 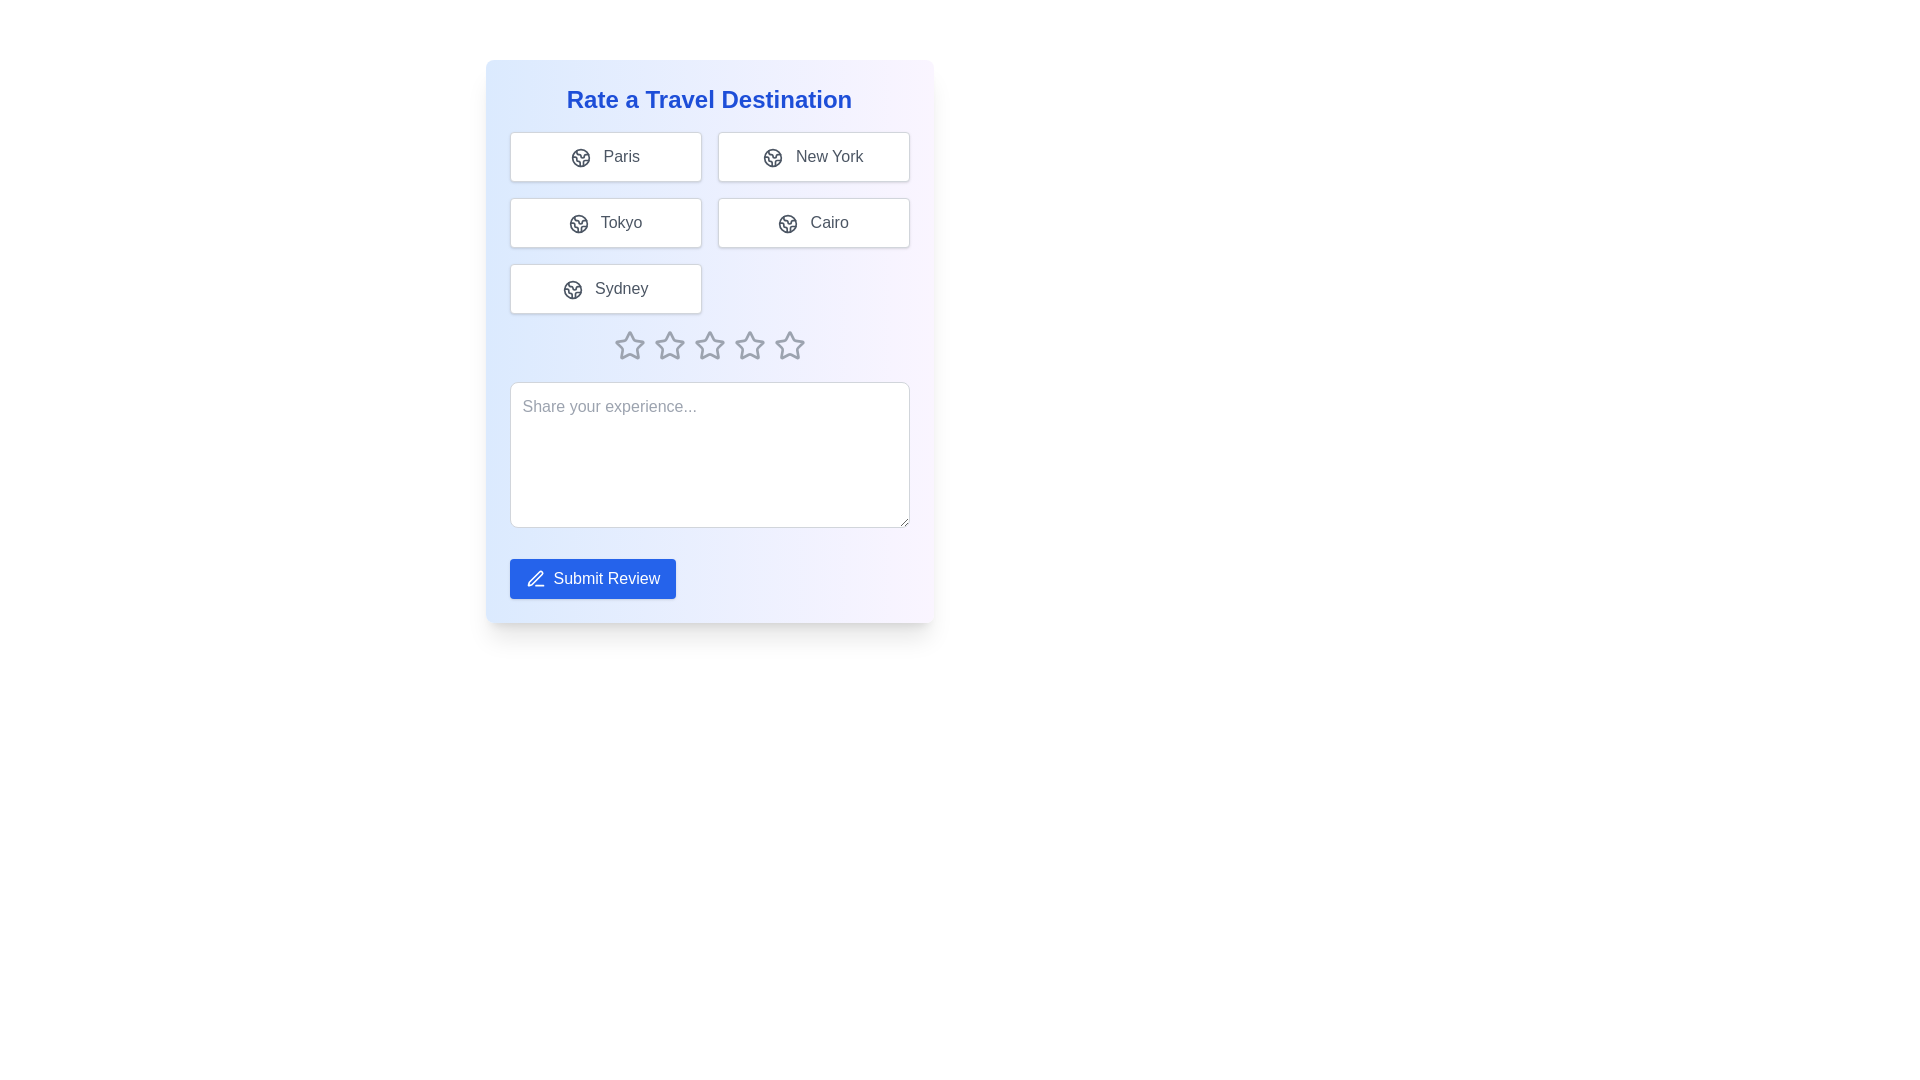 What do you see at coordinates (772, 156) in the screenshot?
I see `the globe icon that represents the 'location' concept, which is located to the left inside the 'New York' button under the 'Rate a Travel Destination' heading` at bounding box center [772, 156].